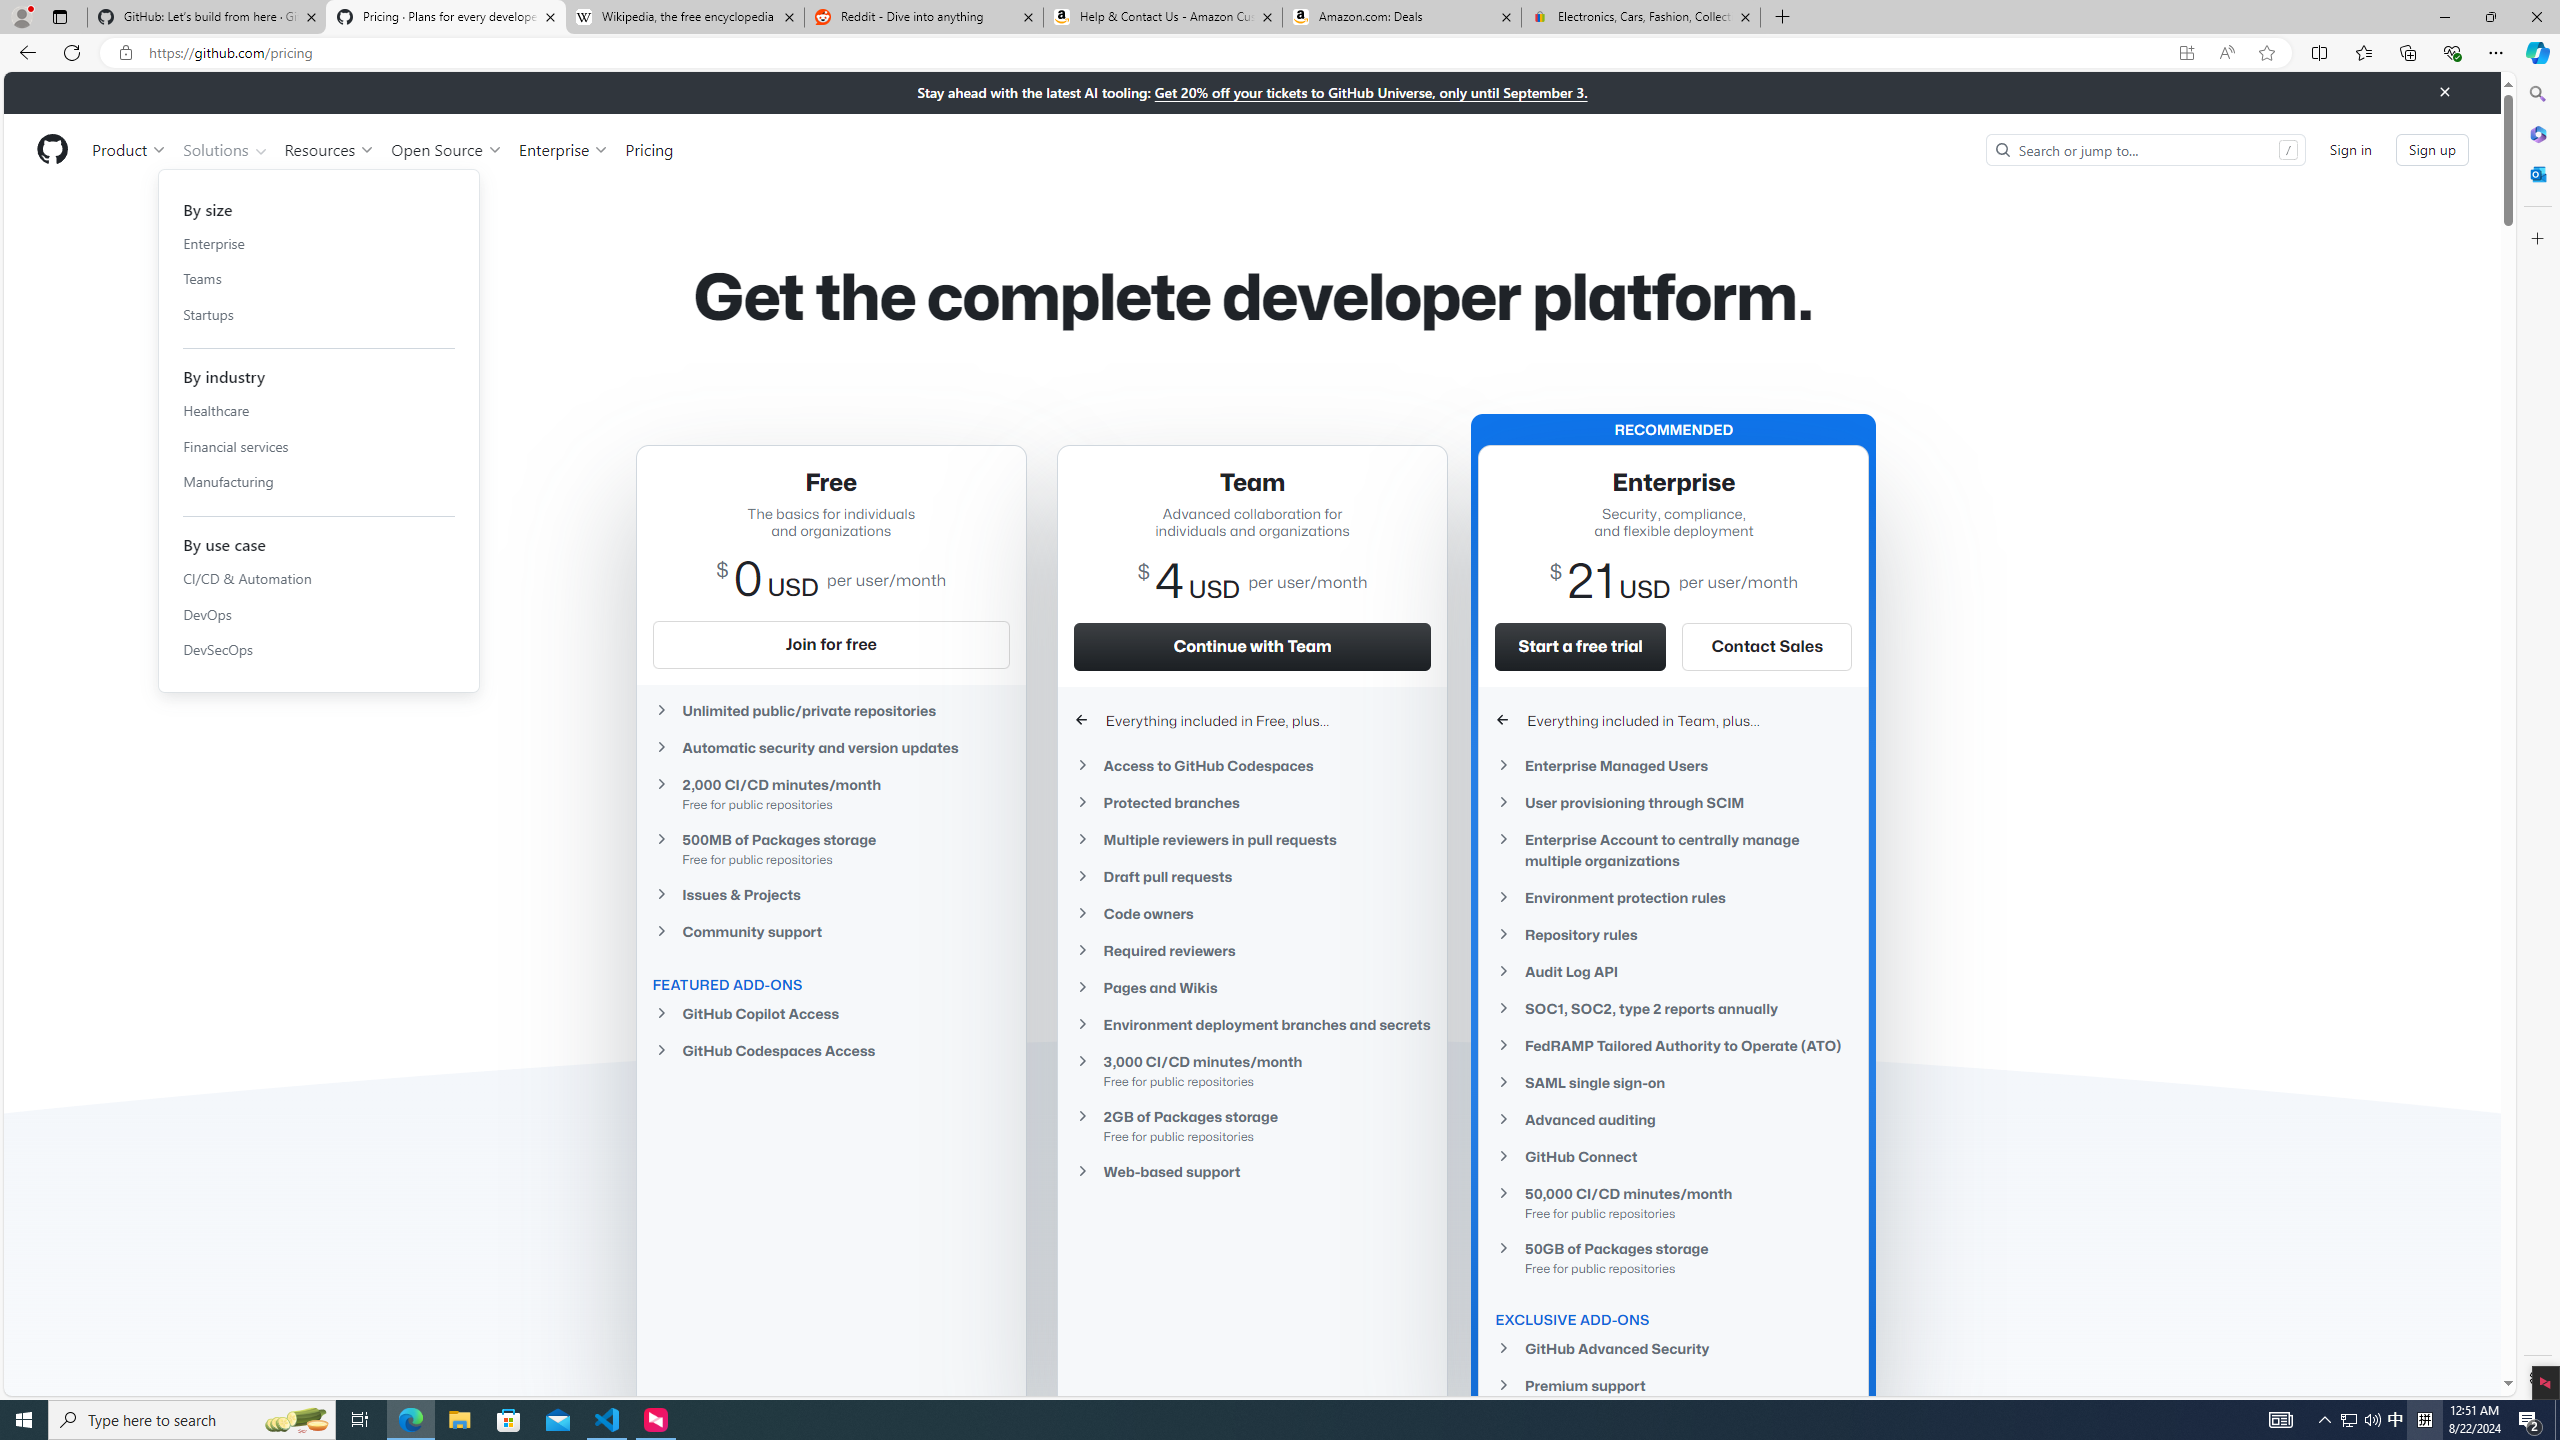  What do you see at coordinates (1674, 765) in the screenshot?
I see `'Enterprise Managed Users'` at bounding box center [1674, 765].